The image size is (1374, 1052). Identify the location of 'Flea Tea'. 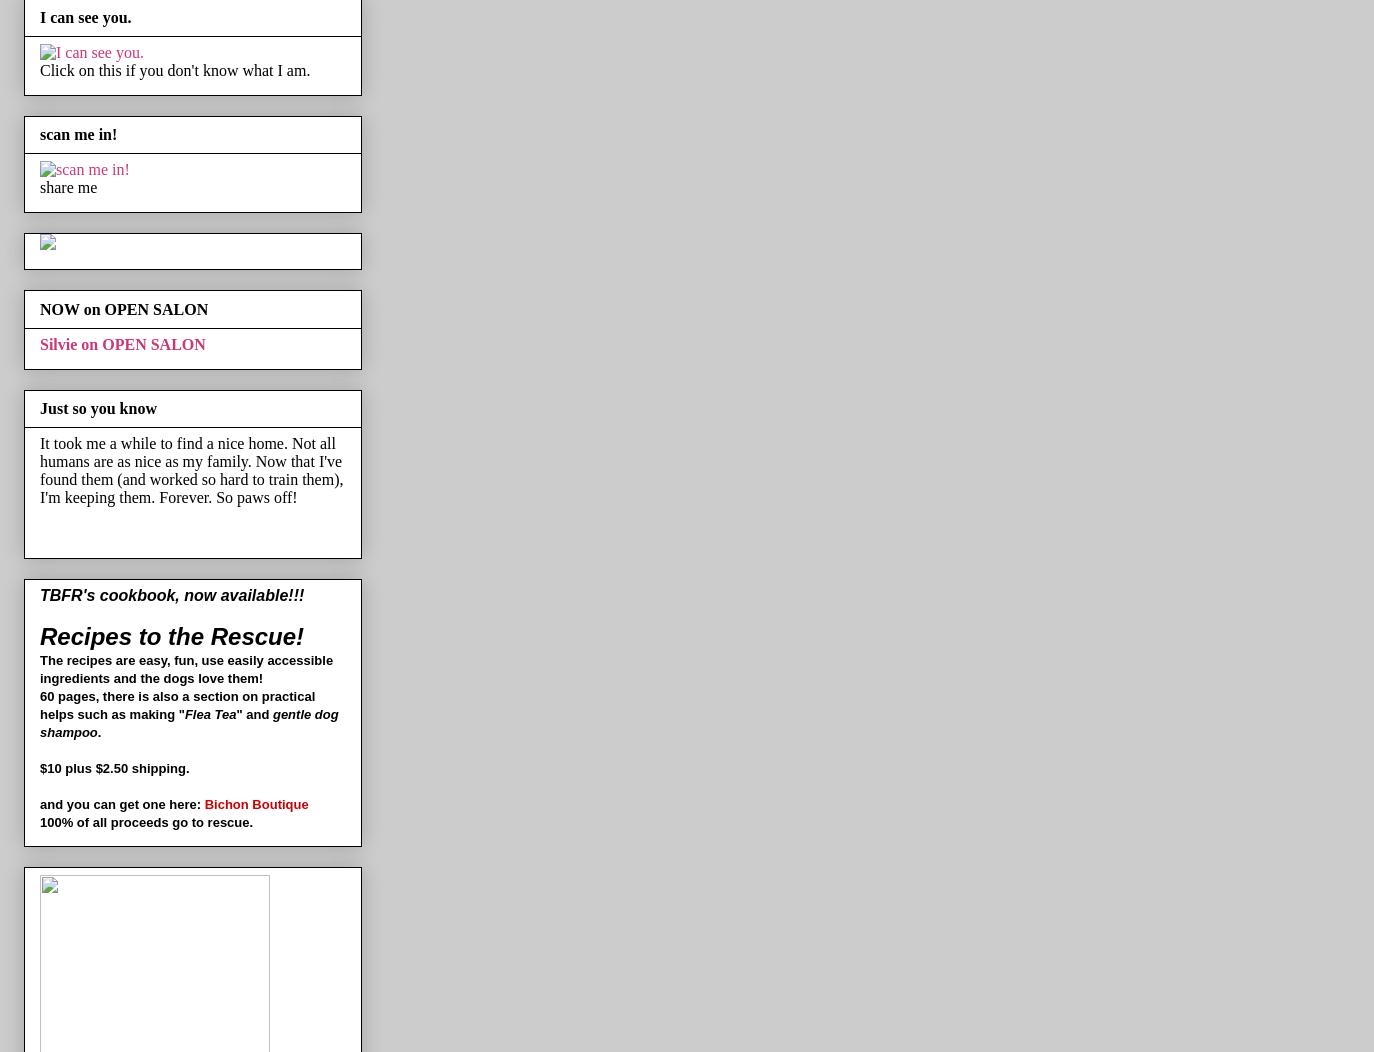
(182, 714).